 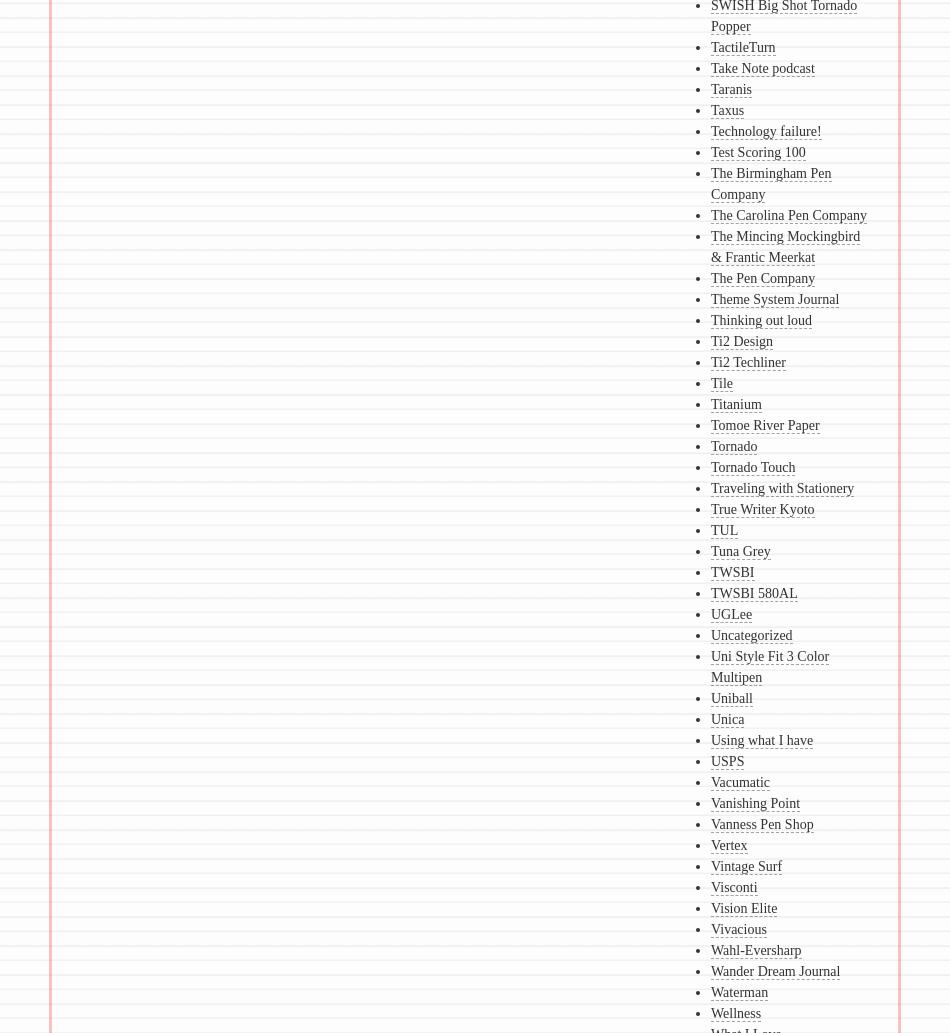 I want to click on 'Using what I have', so click(x=710, y=740).